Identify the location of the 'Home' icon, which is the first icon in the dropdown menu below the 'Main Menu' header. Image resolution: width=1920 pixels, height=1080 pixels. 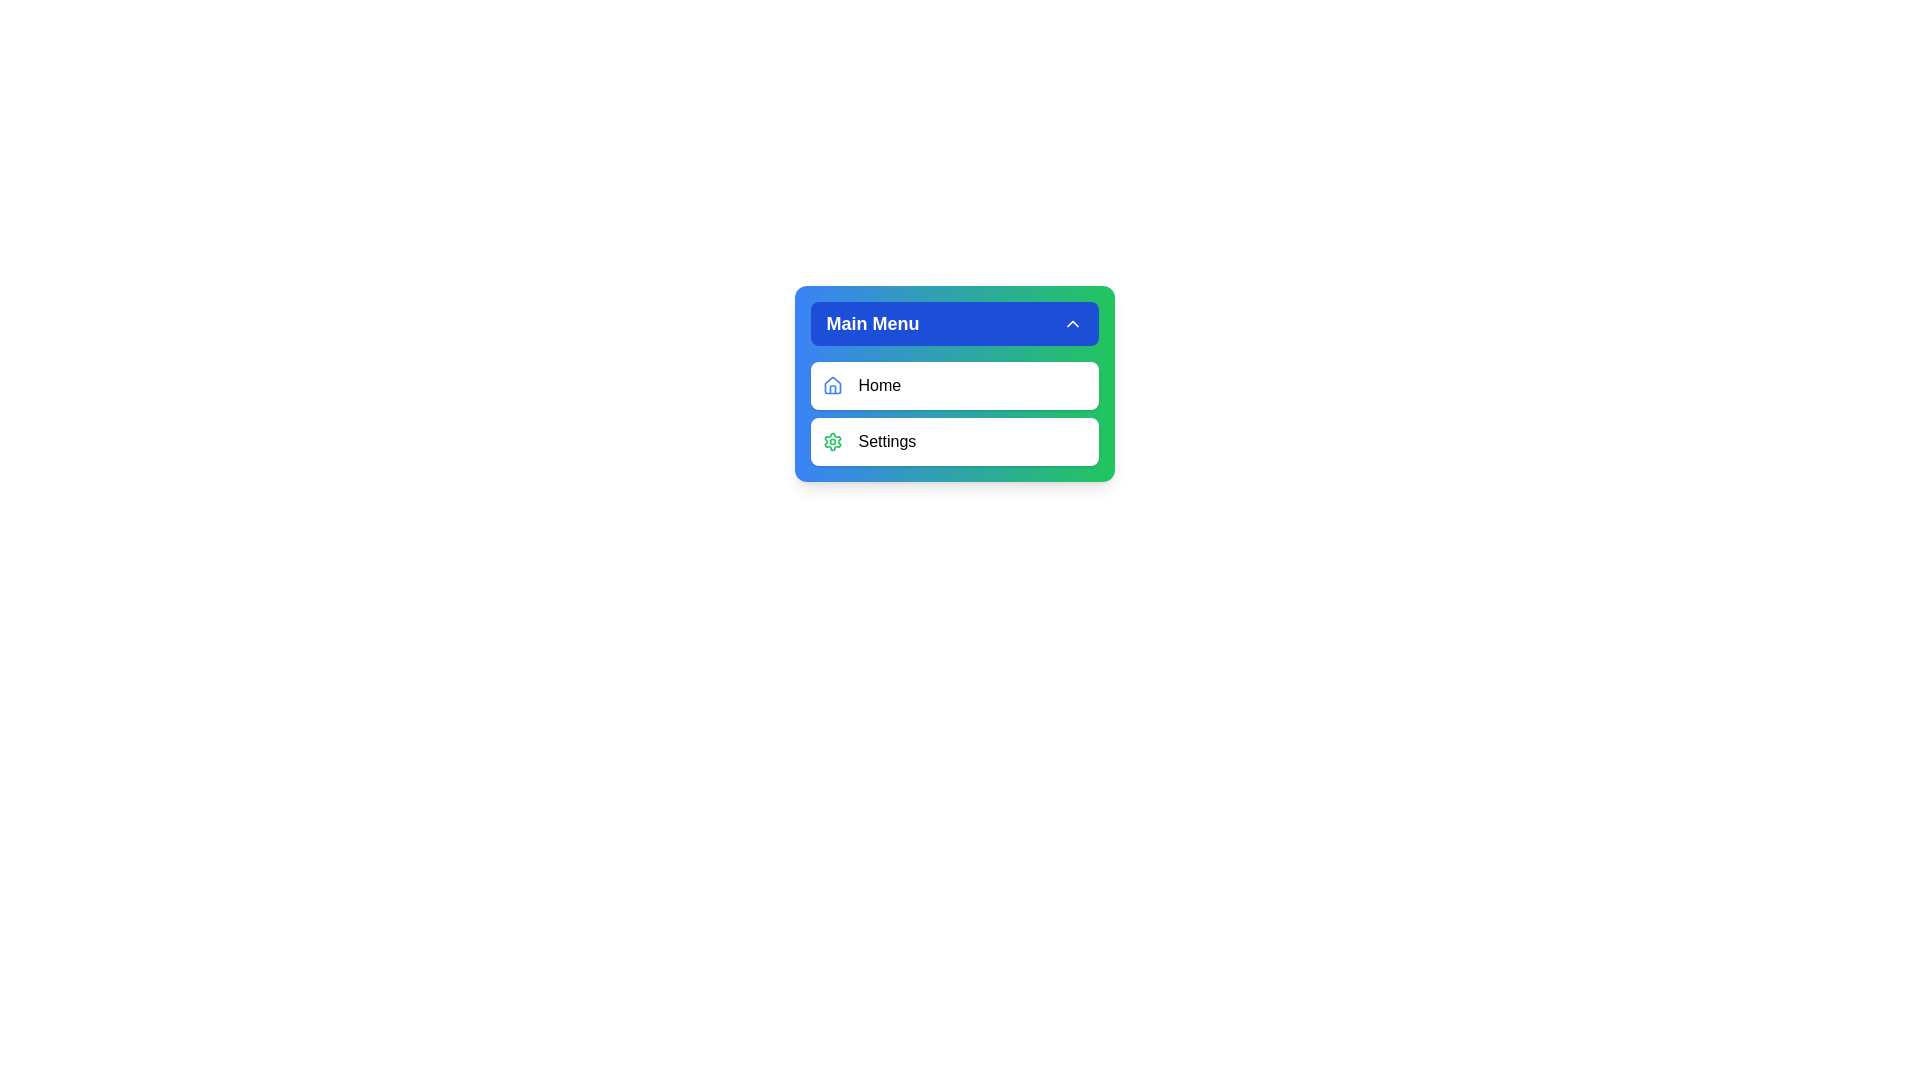
(832, 385).